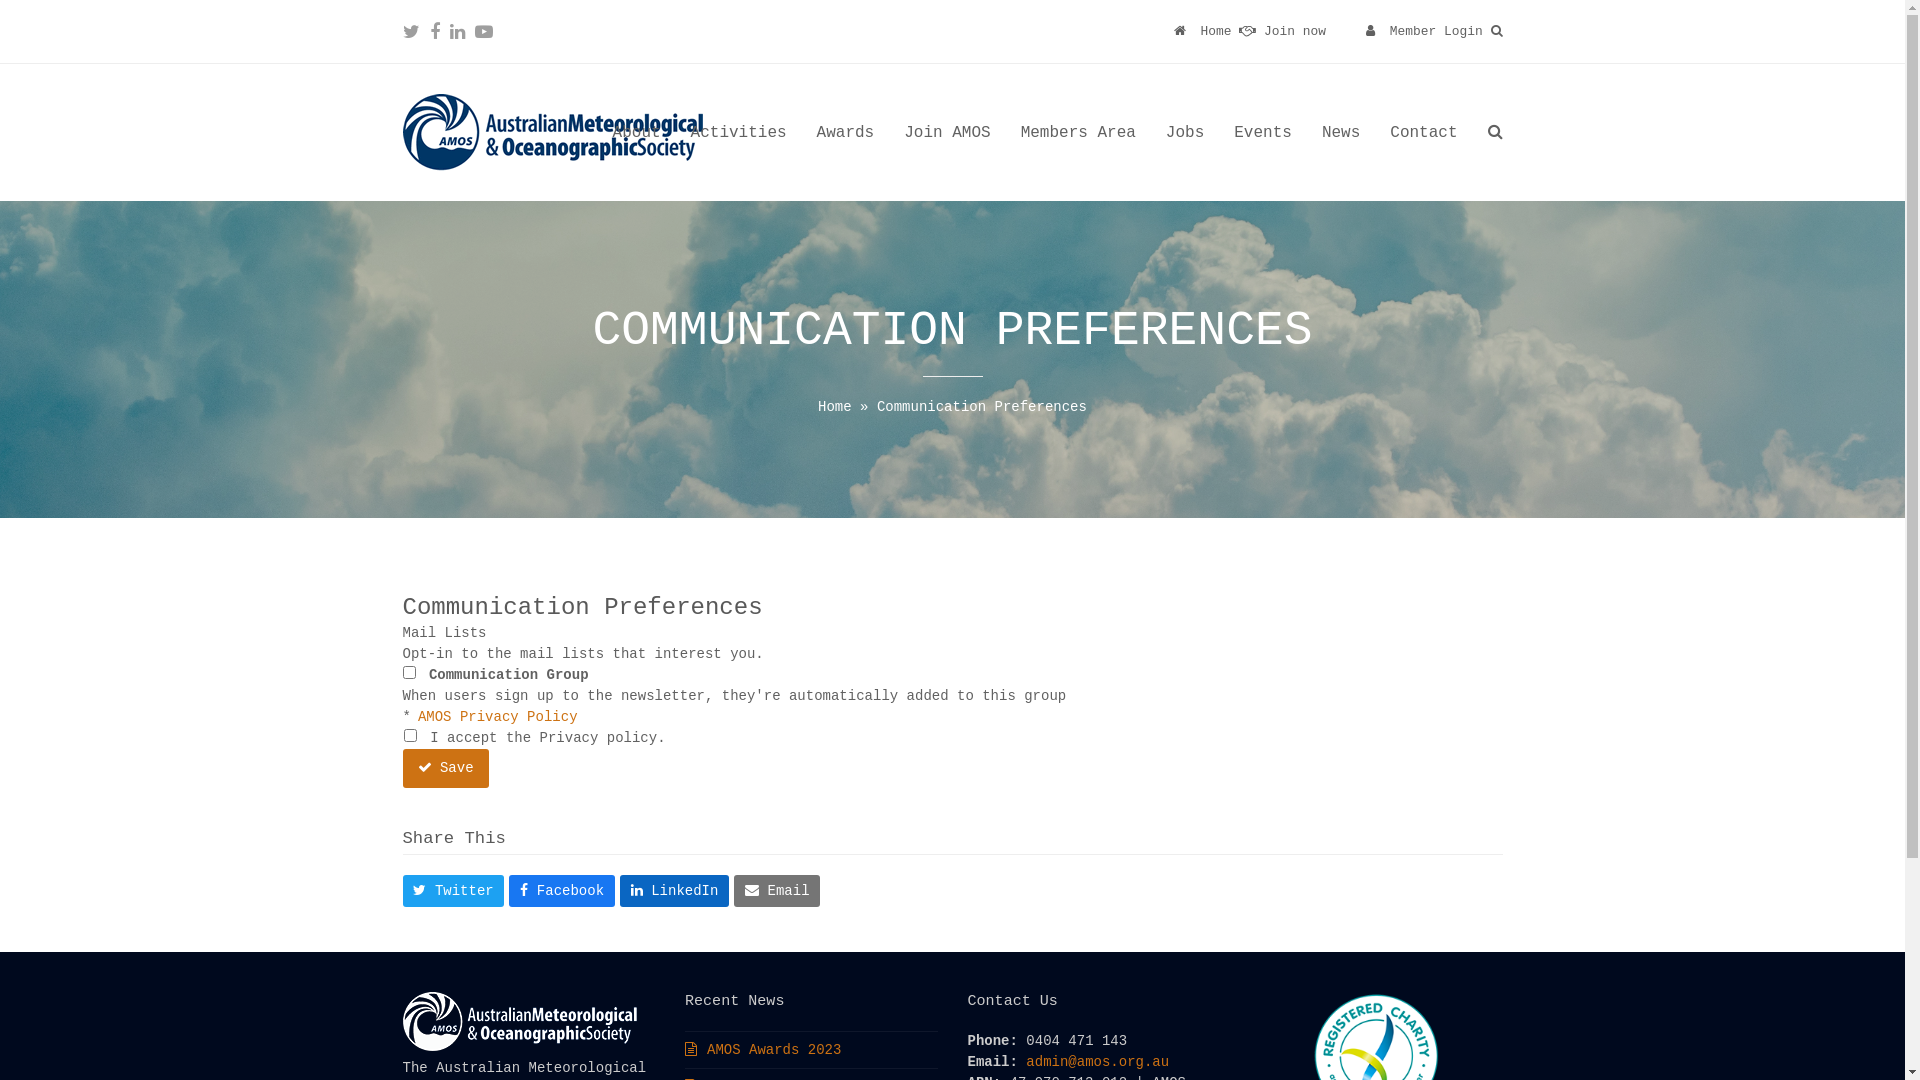 Image resolution: width=1920 pixels, height=1080 pixels. I want to click on 'LinkedIn', so click(456, 31).